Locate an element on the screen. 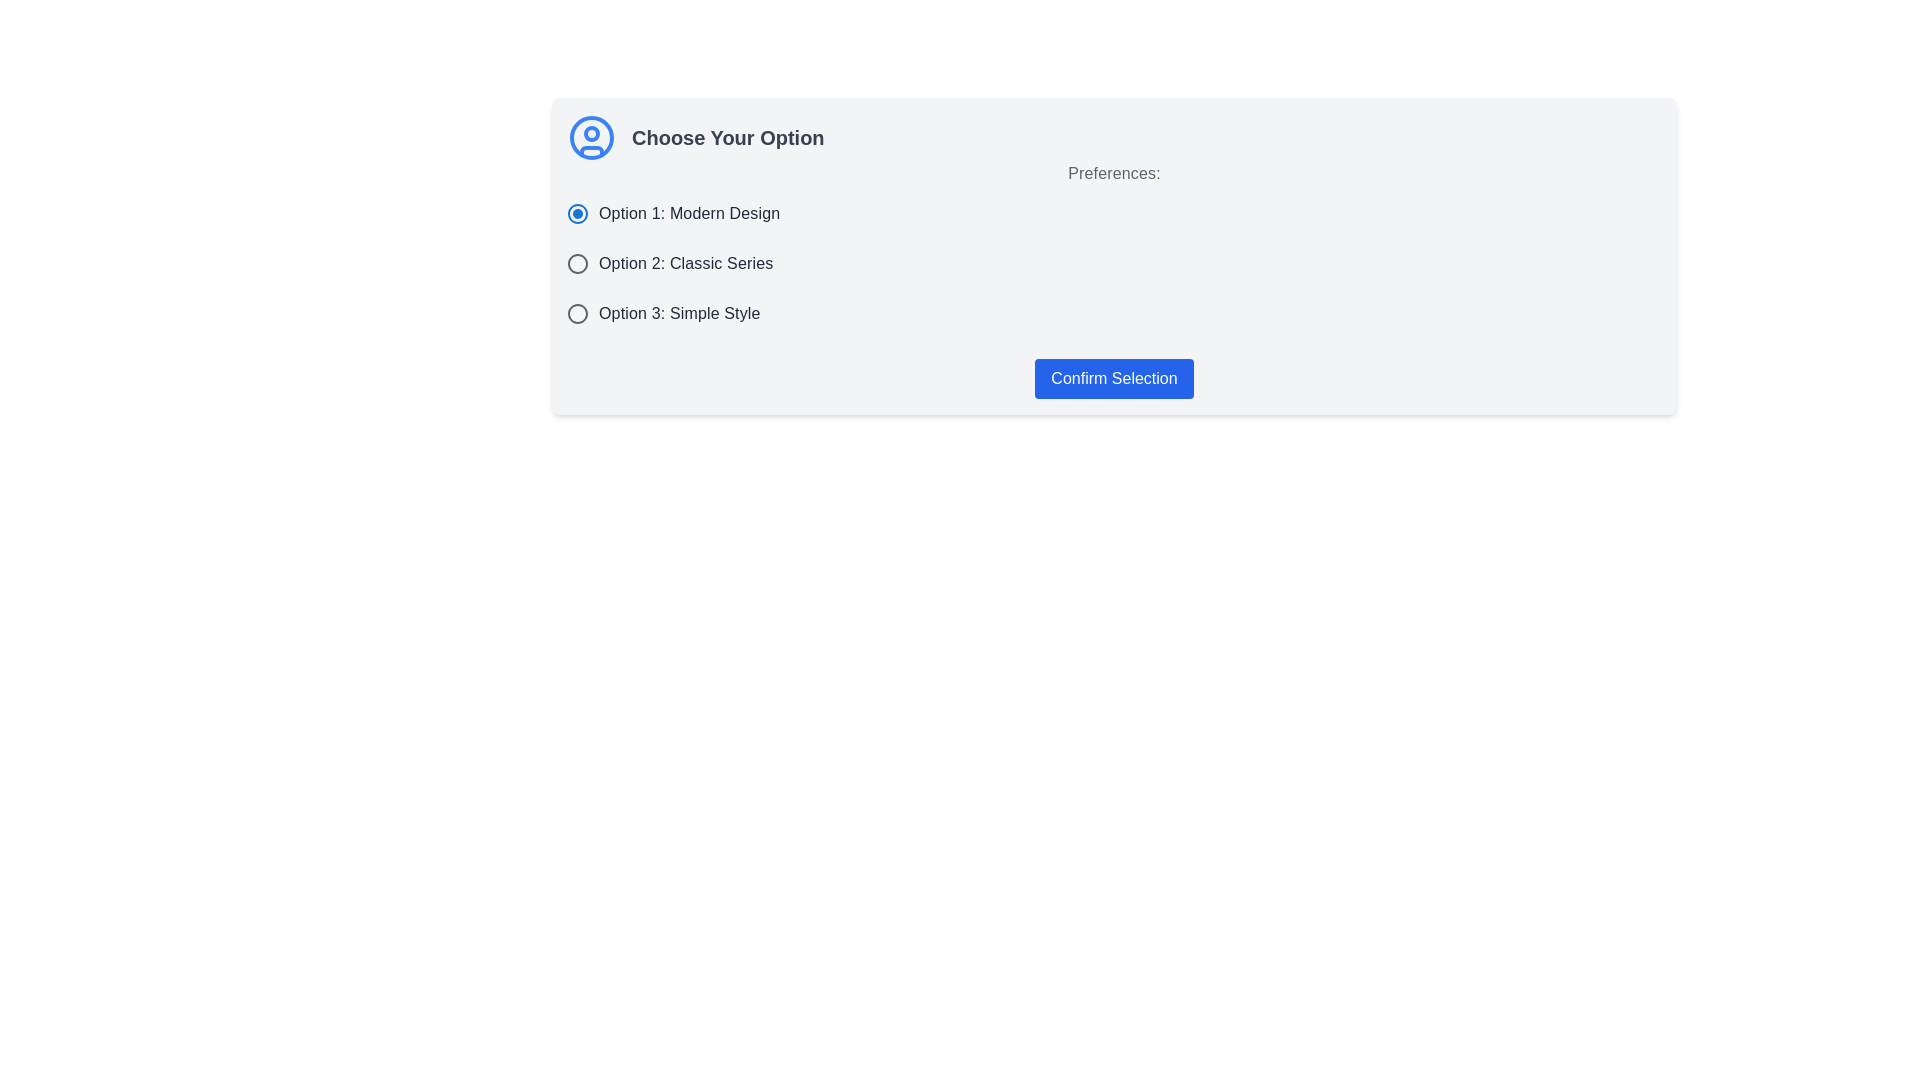  the first radio button for 'Option 1: Modern Design' is located at coordinates (576, 213).